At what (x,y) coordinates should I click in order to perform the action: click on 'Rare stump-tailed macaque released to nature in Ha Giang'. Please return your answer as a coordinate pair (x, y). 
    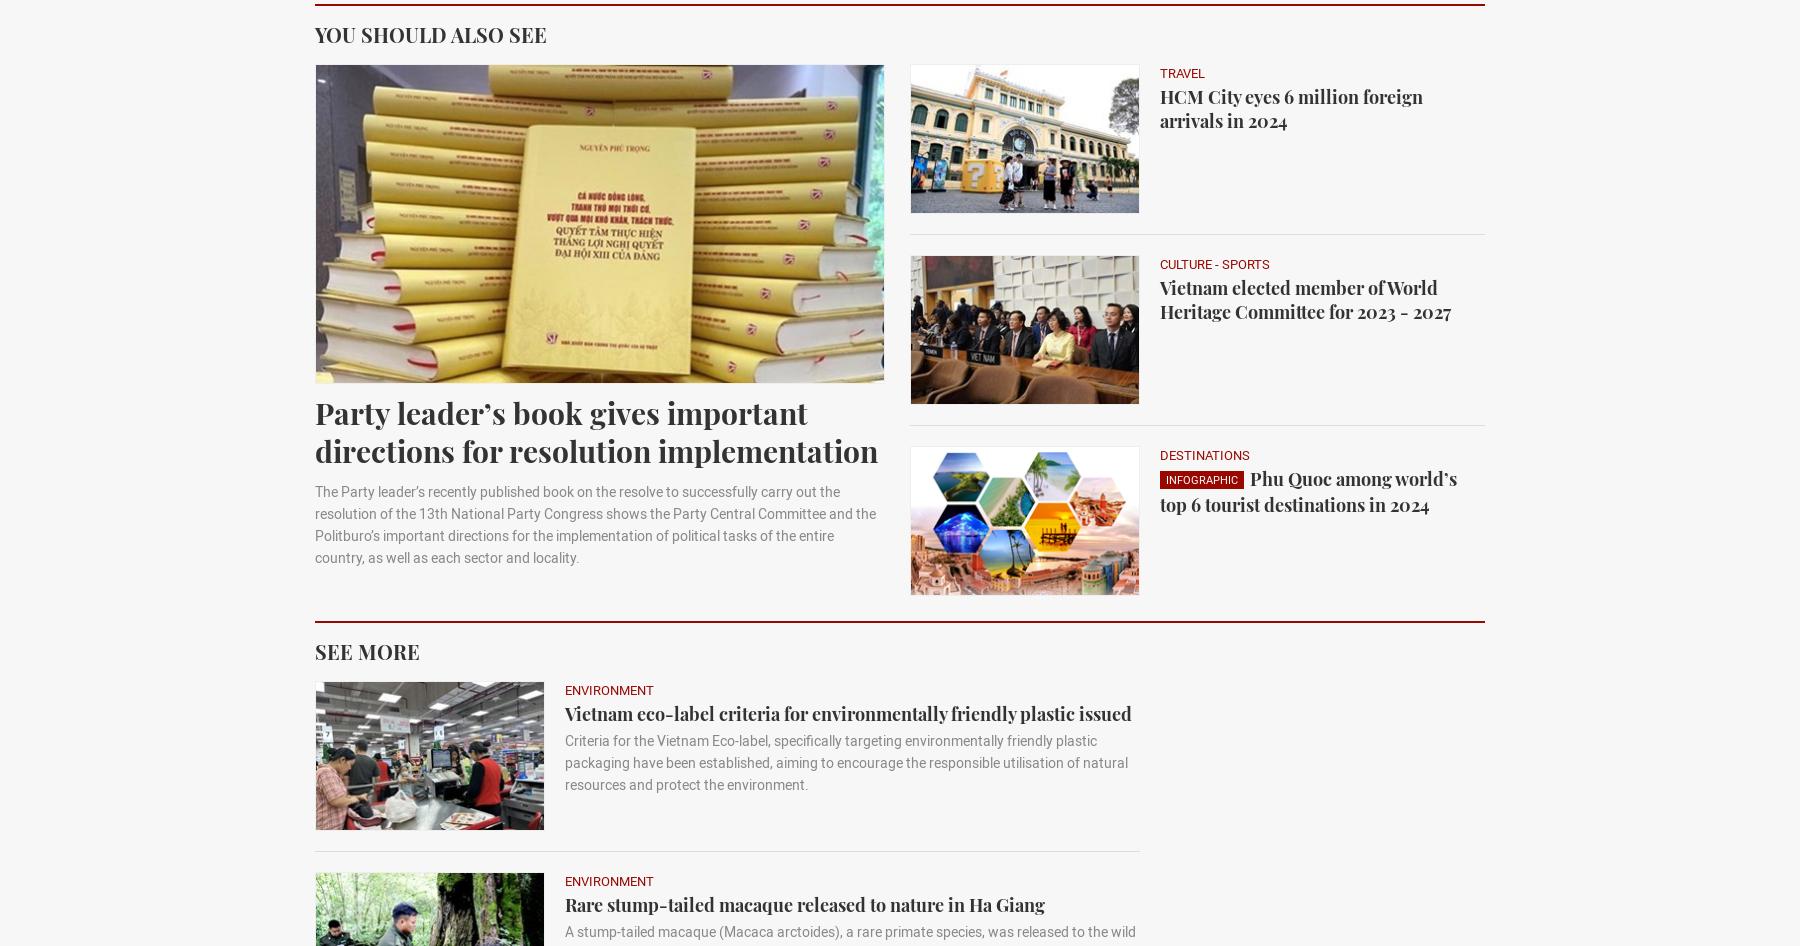
    Looking at the image, I should click on (804, 904).